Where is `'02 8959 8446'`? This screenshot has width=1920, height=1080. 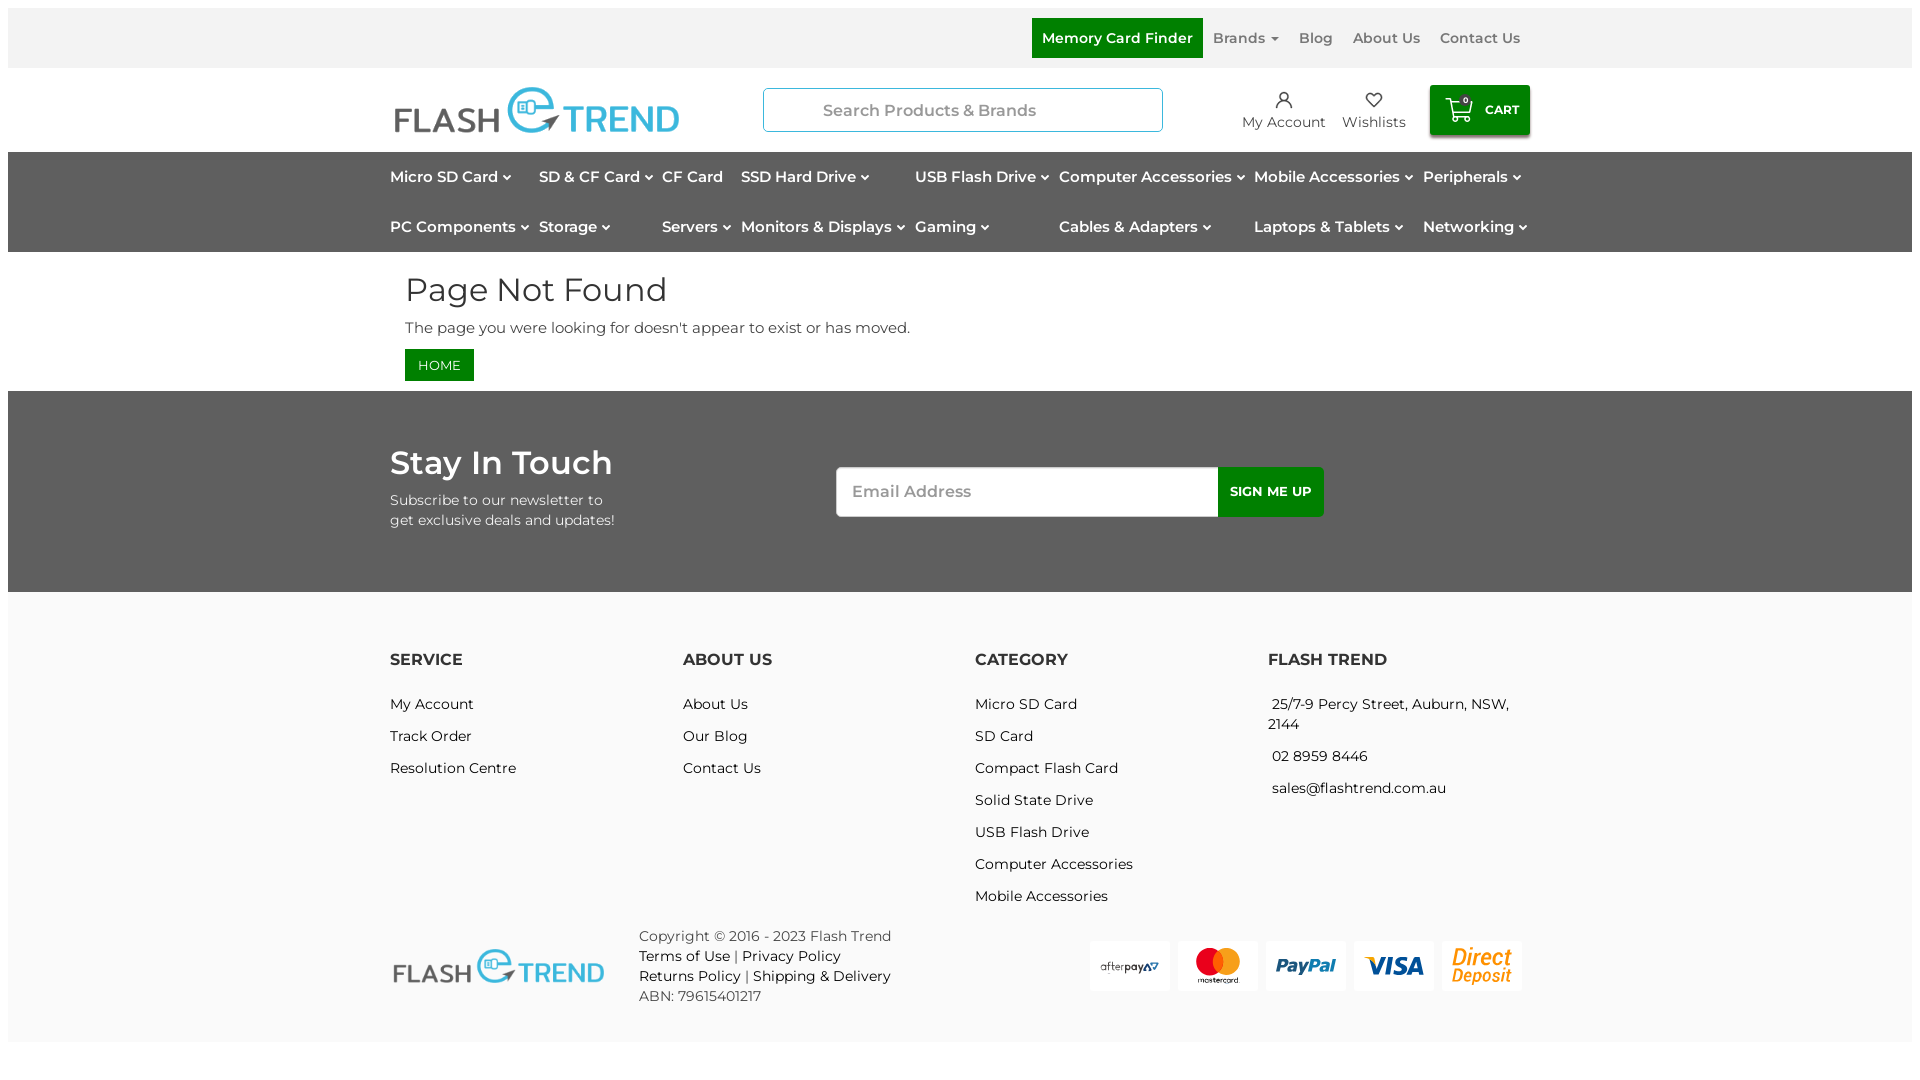
'02 8959 8446' is located at coordinates (1266, 756).